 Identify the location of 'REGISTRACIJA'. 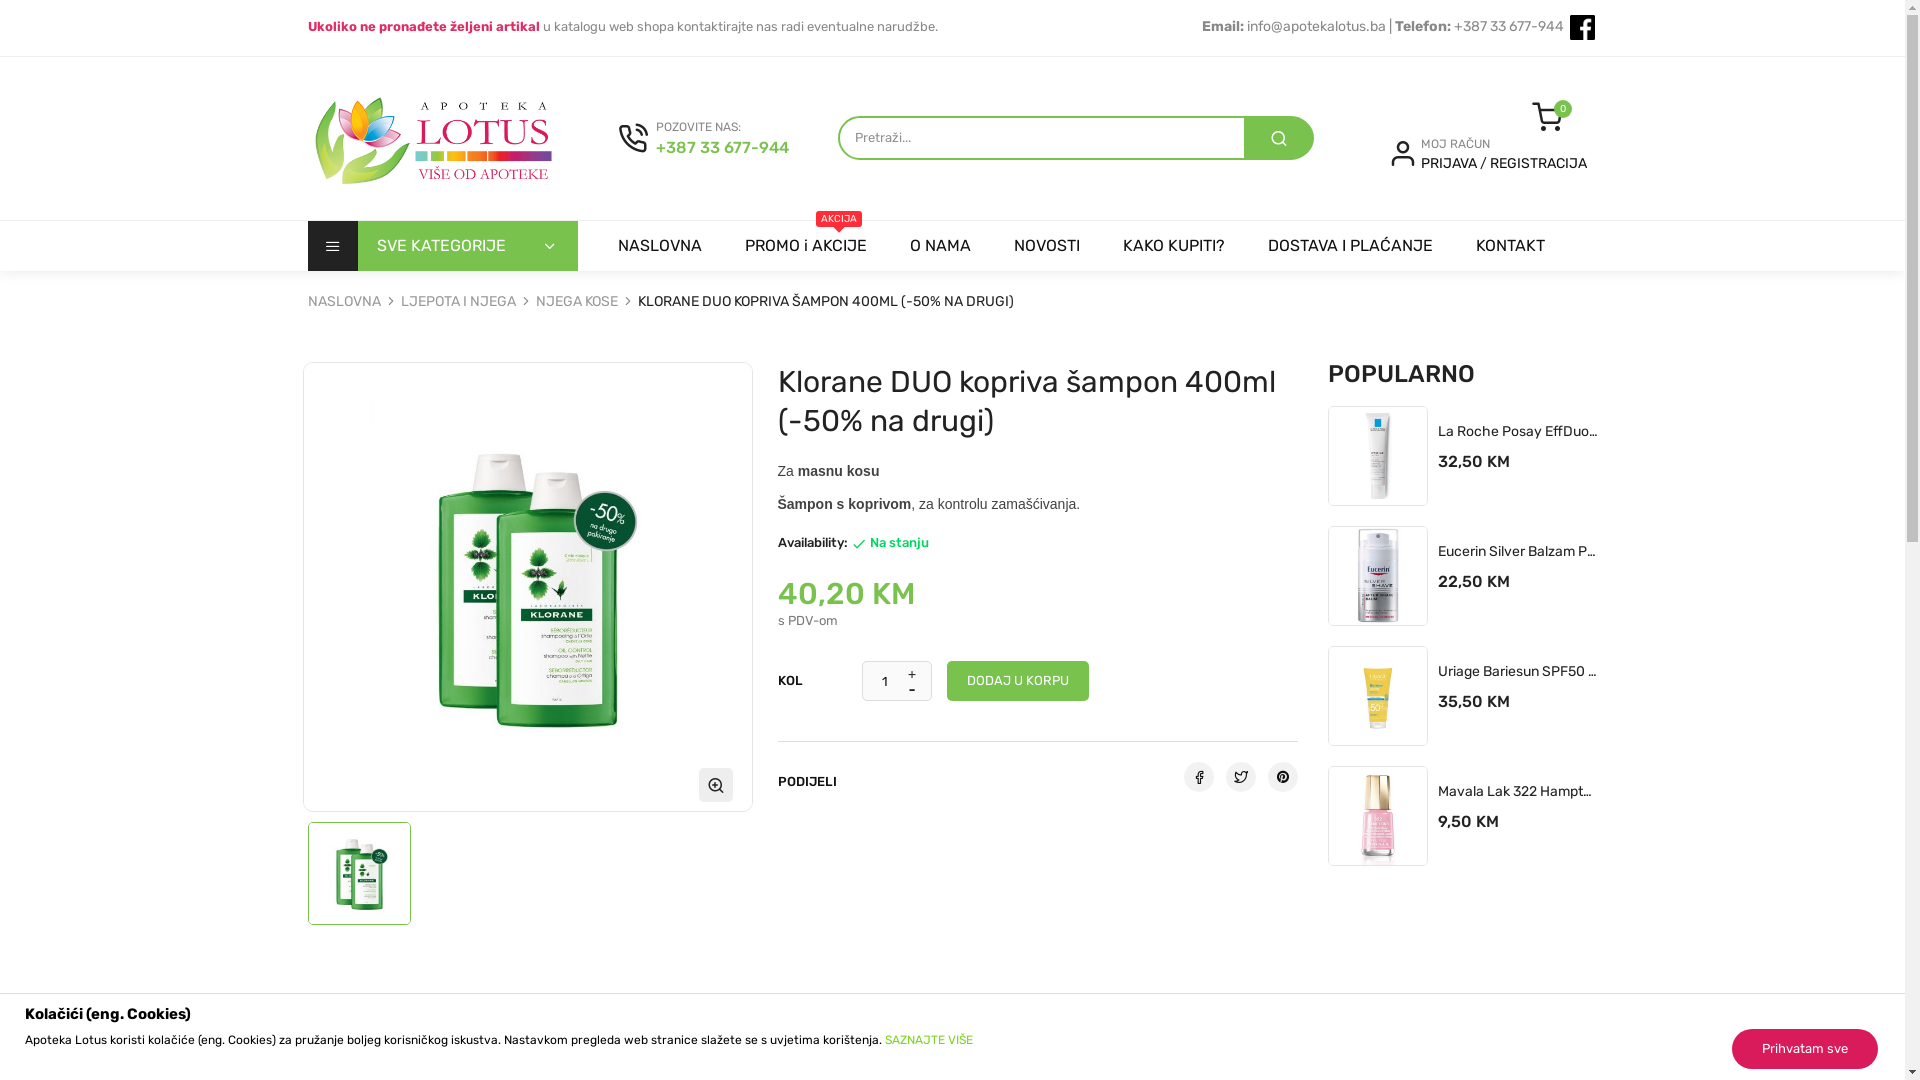
(1489, 162).